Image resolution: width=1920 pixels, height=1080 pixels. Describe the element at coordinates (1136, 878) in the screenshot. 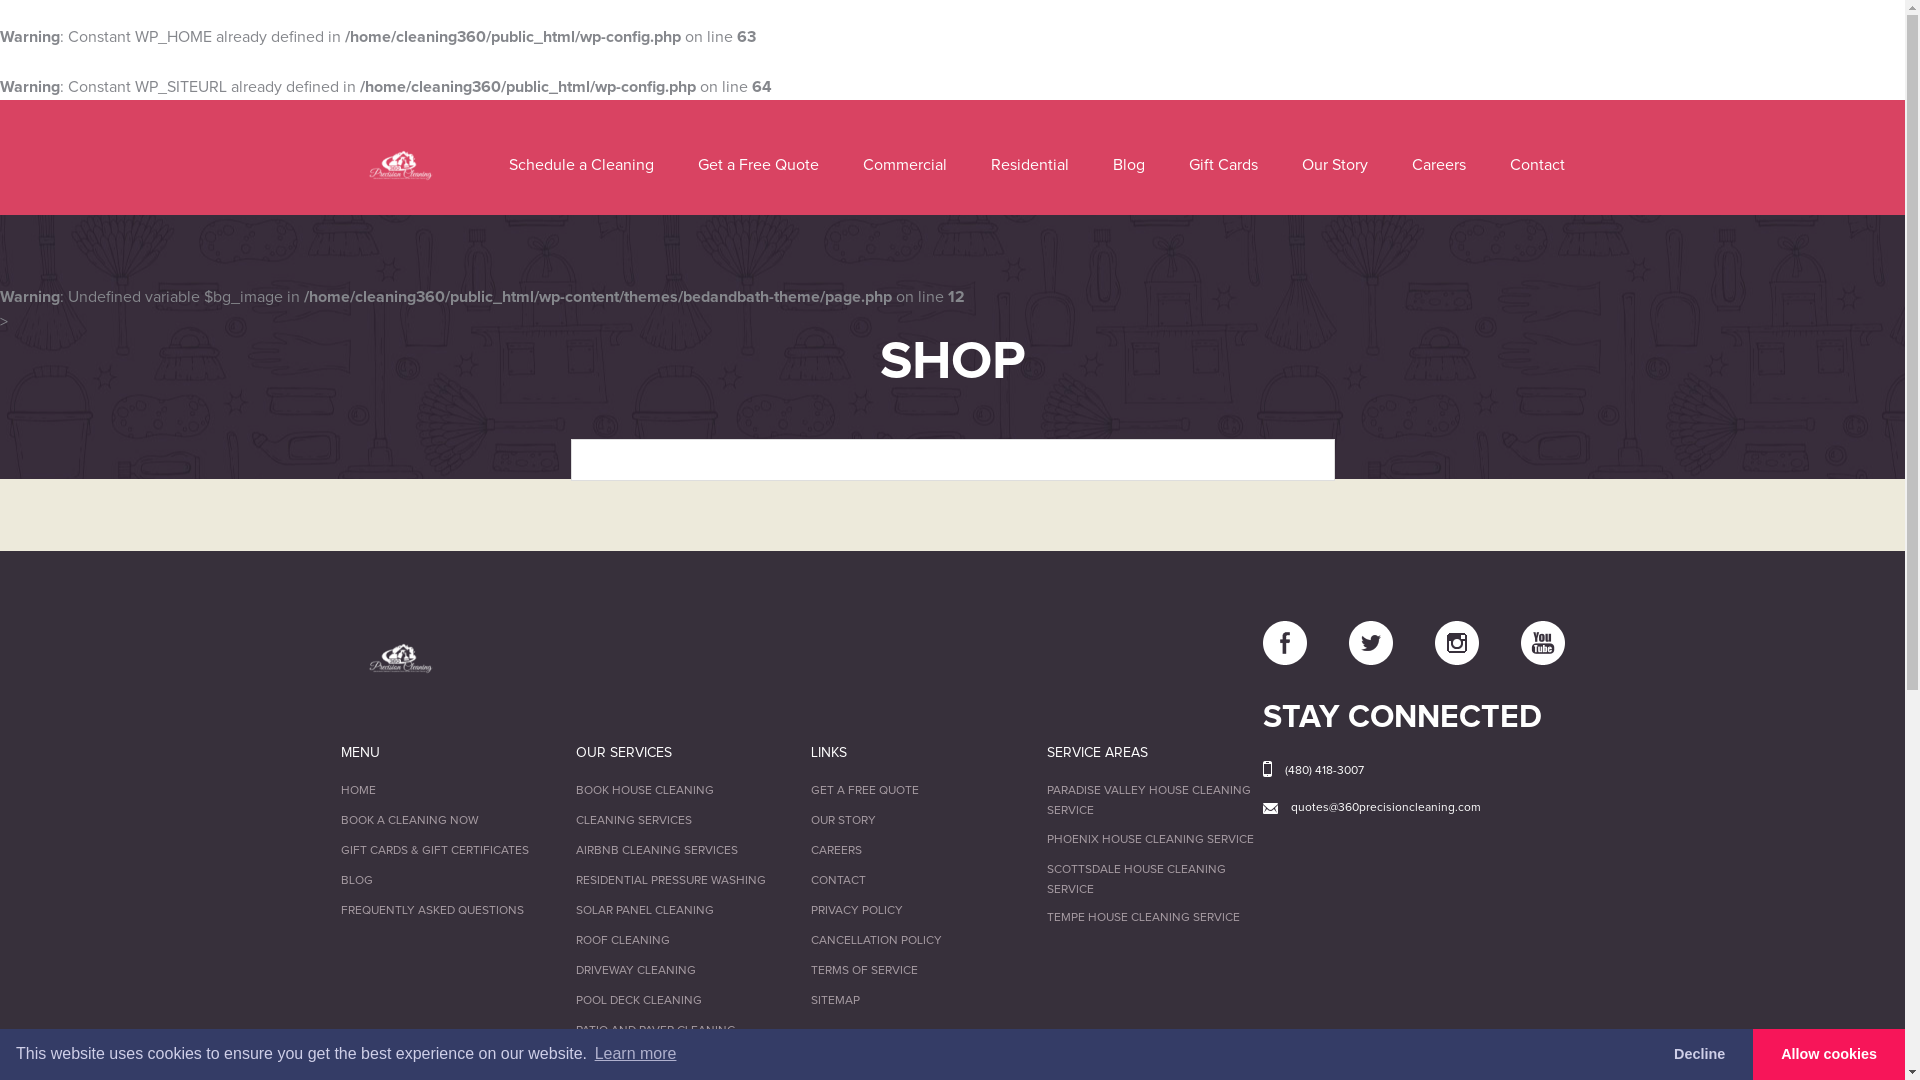

I see `'SCOTTSDALE HOUSE CLEANING SERVICE'` at that location.